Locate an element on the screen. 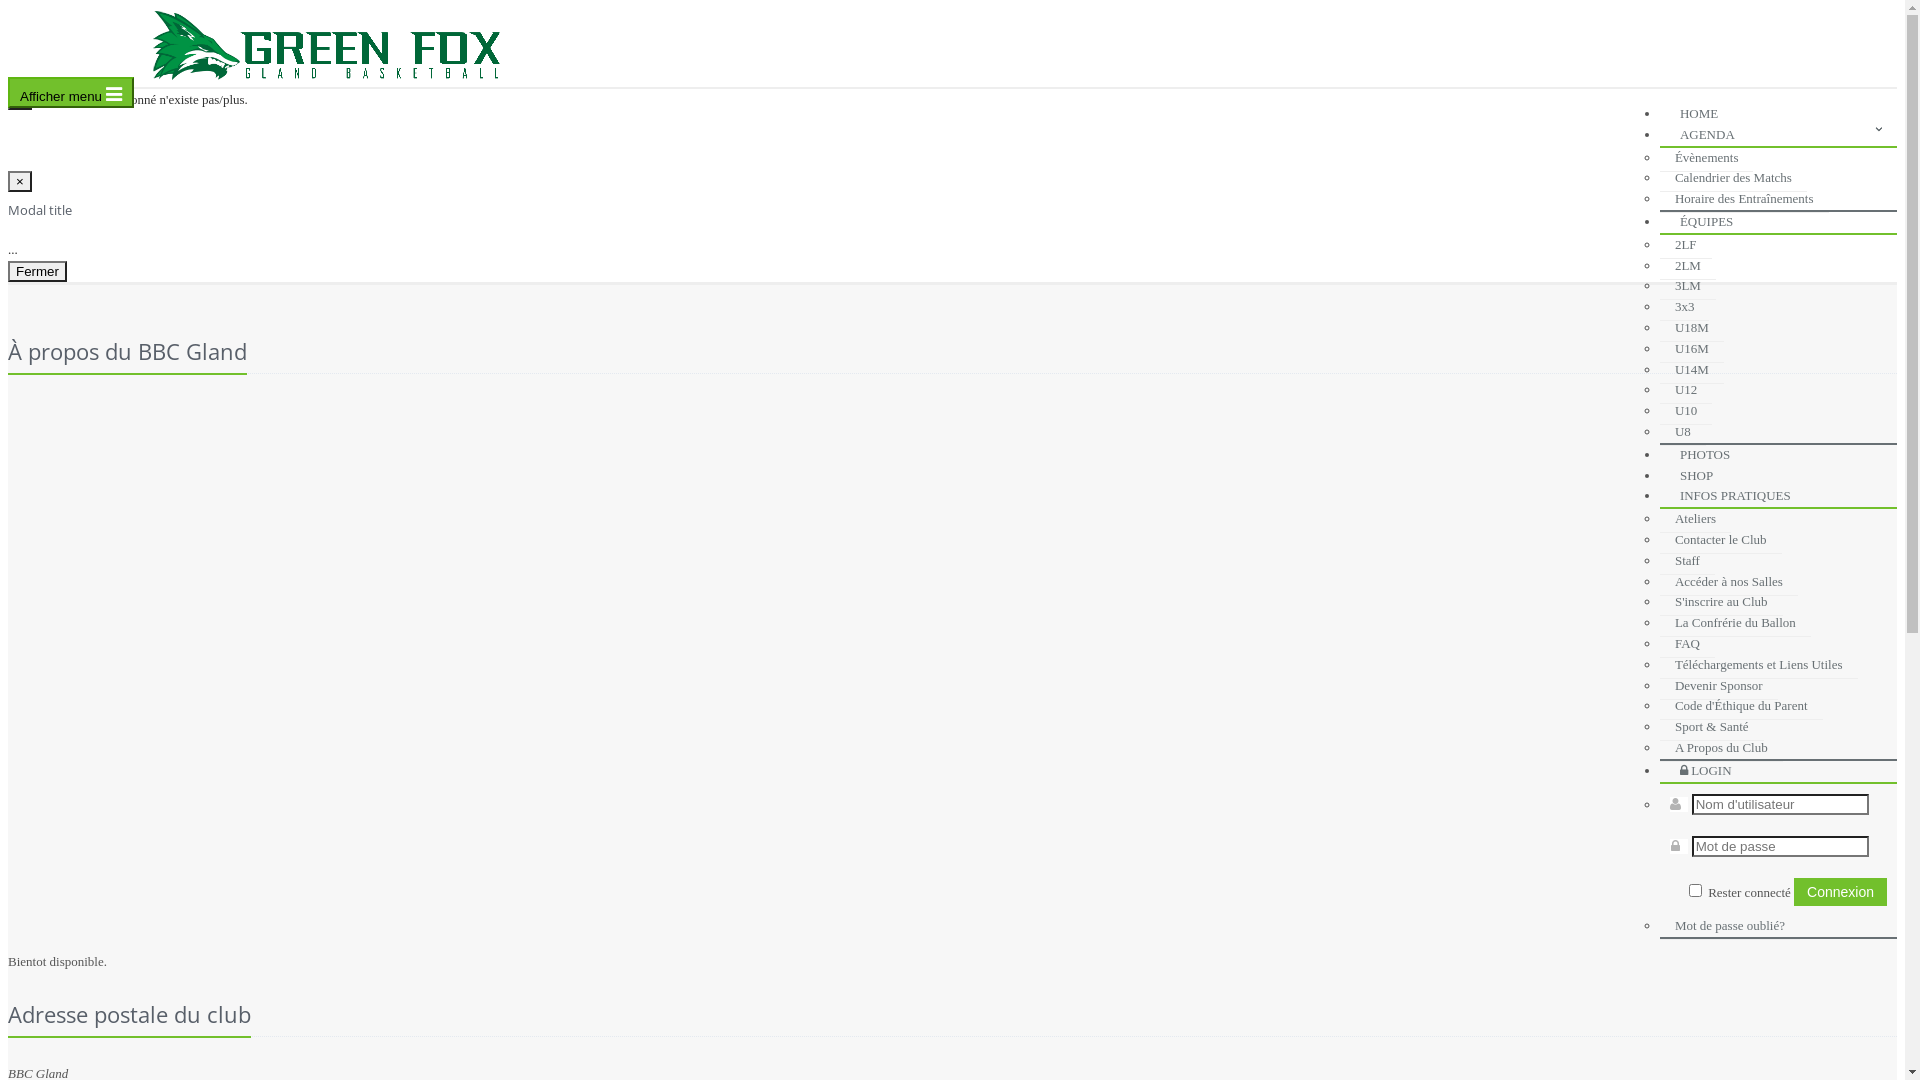 This screenshot has height=1080, width=1920. 'Ateliers' is located at coordinates (1694, 518).